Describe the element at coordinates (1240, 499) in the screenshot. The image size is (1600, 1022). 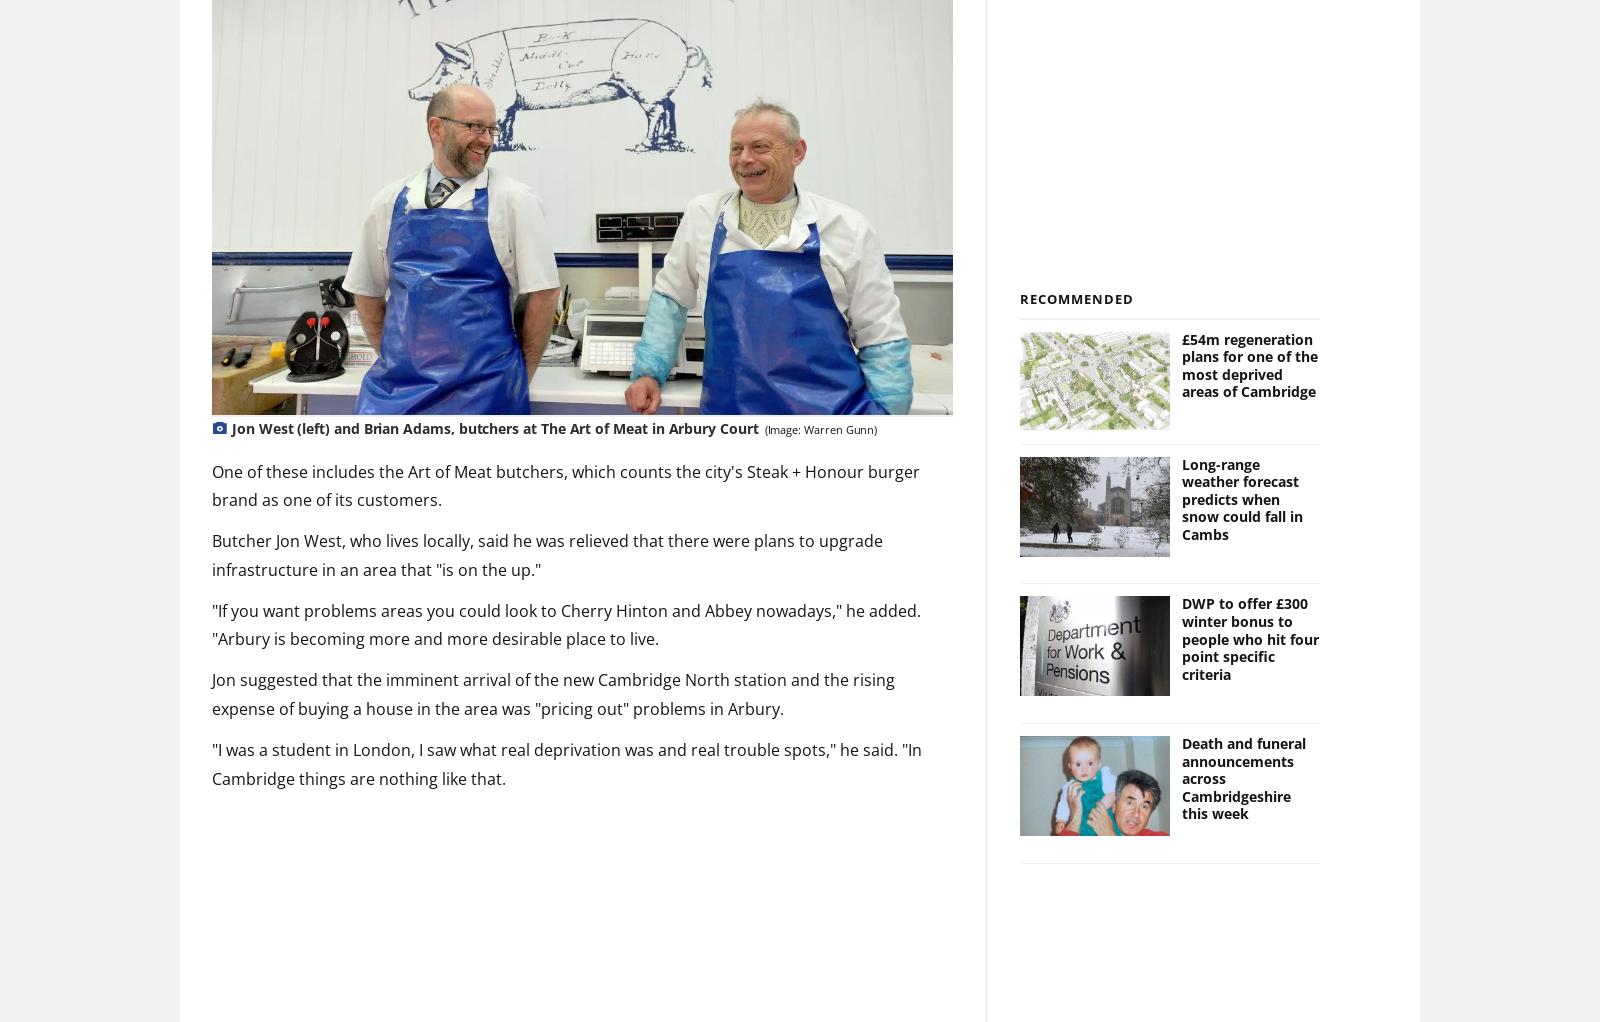
I see `'Long-range weather forecast predicts when snow could fall in Cambs'` at that location.